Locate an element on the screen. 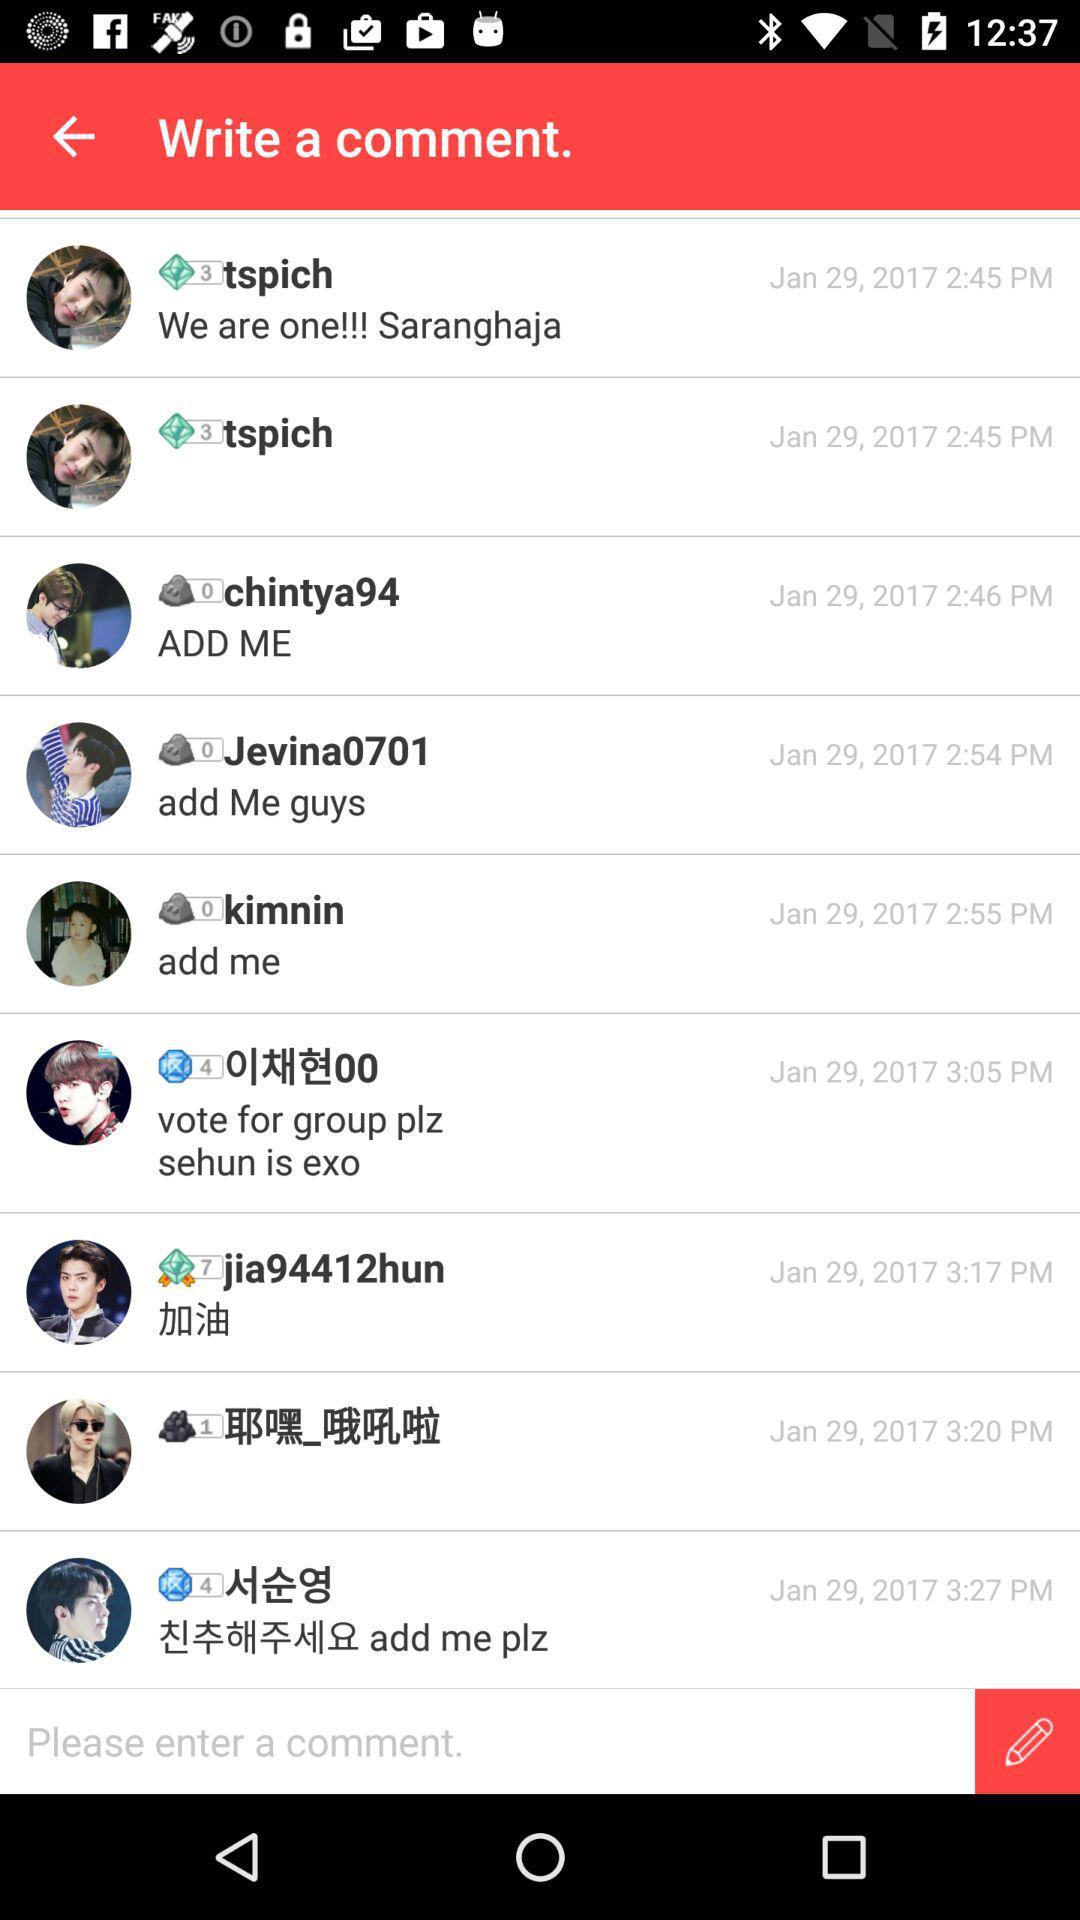  the icon next to the jan 29 2017 icon is located at coordinates (364, 324).